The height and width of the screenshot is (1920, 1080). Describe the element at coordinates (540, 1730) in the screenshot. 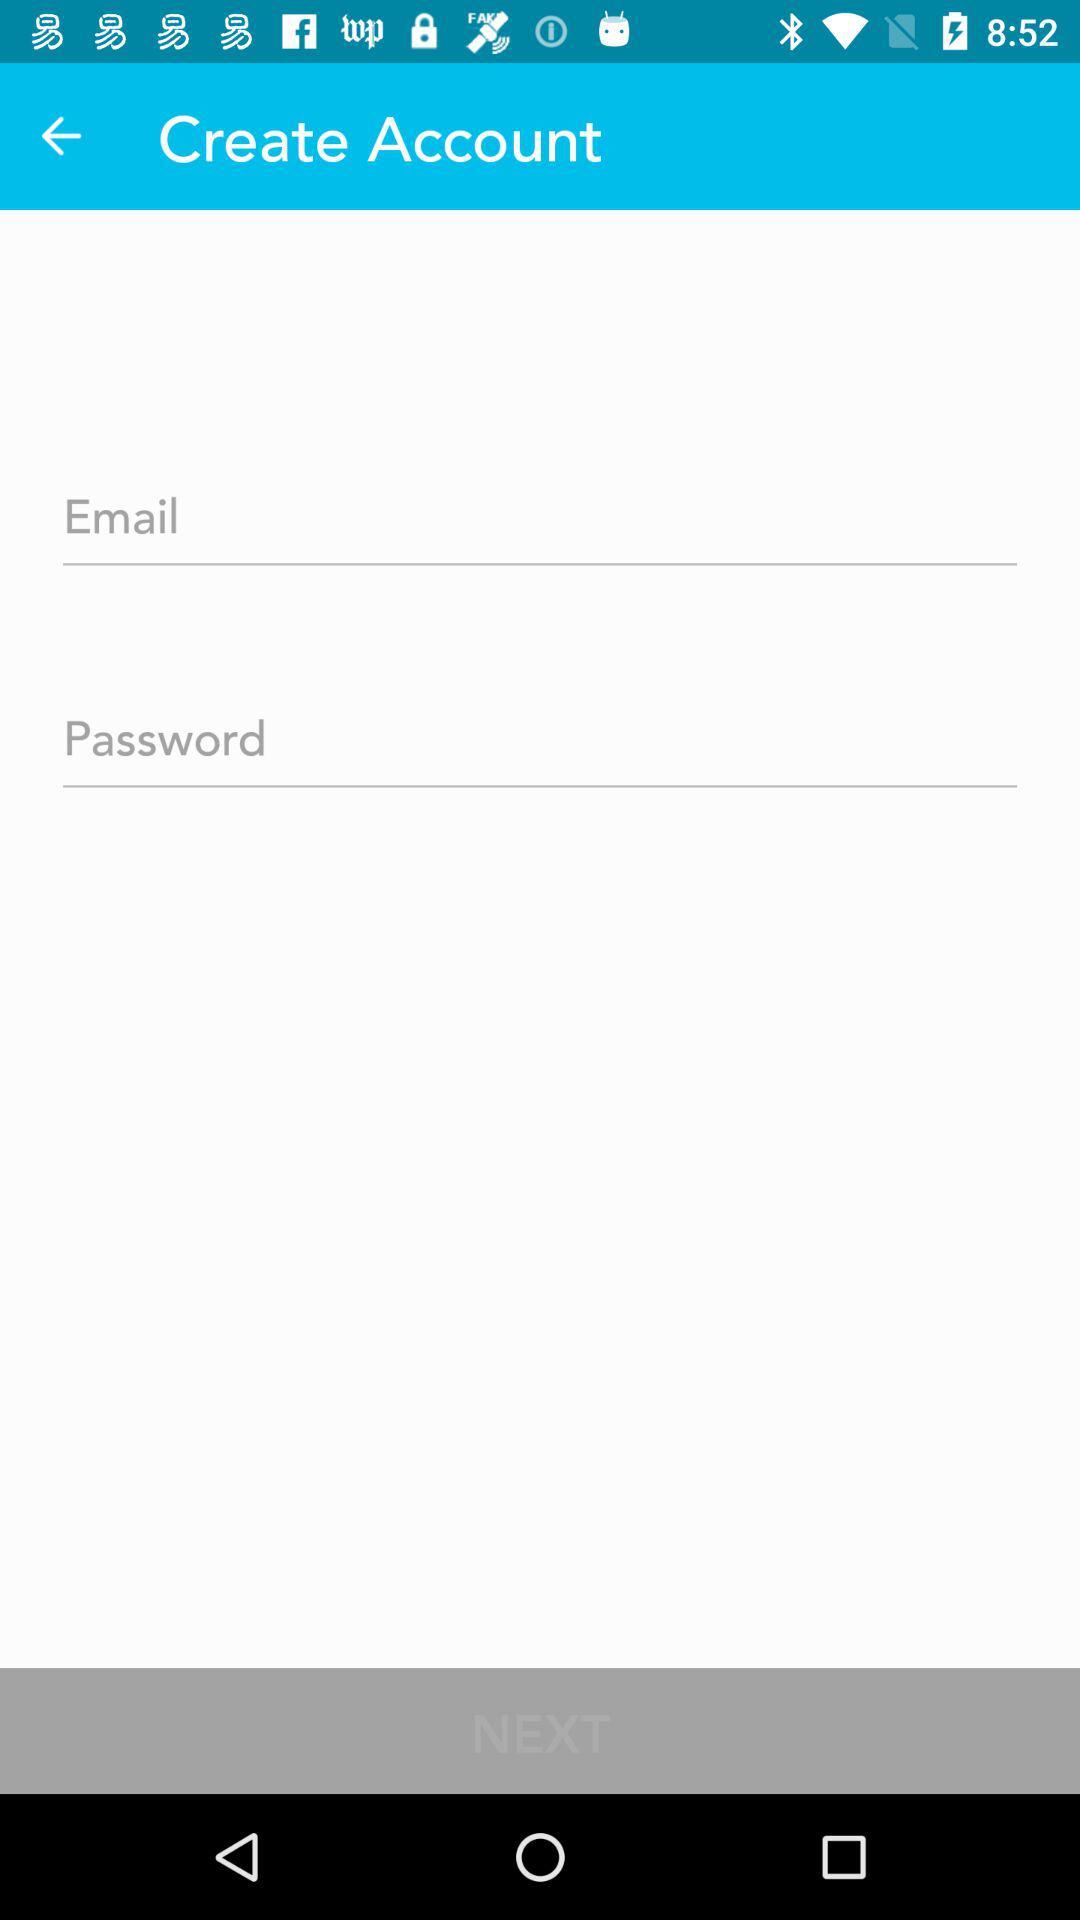

I see `the next icon` at that location.